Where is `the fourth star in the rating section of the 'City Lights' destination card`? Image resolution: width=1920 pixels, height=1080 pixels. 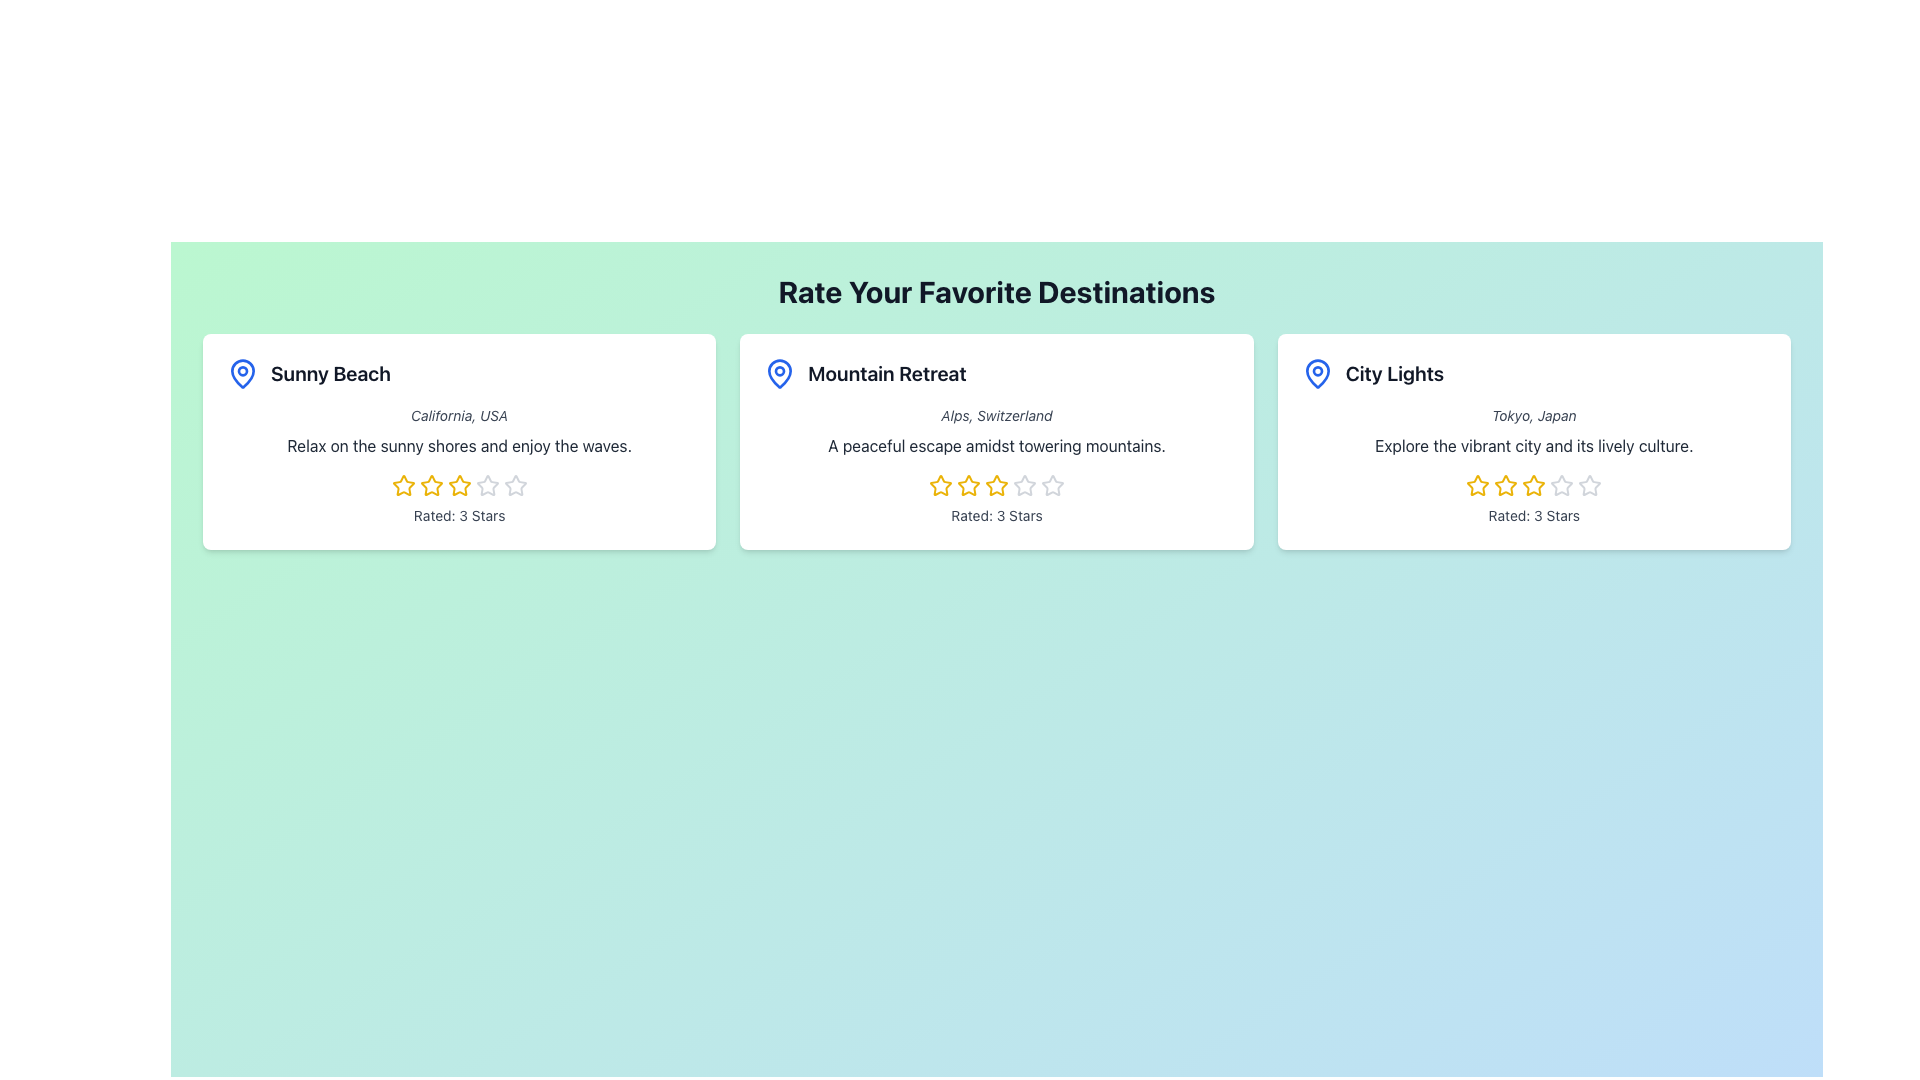
the fourth star in the rating section of the 'City Lights' destination card is located at coordinates (1533, 486).